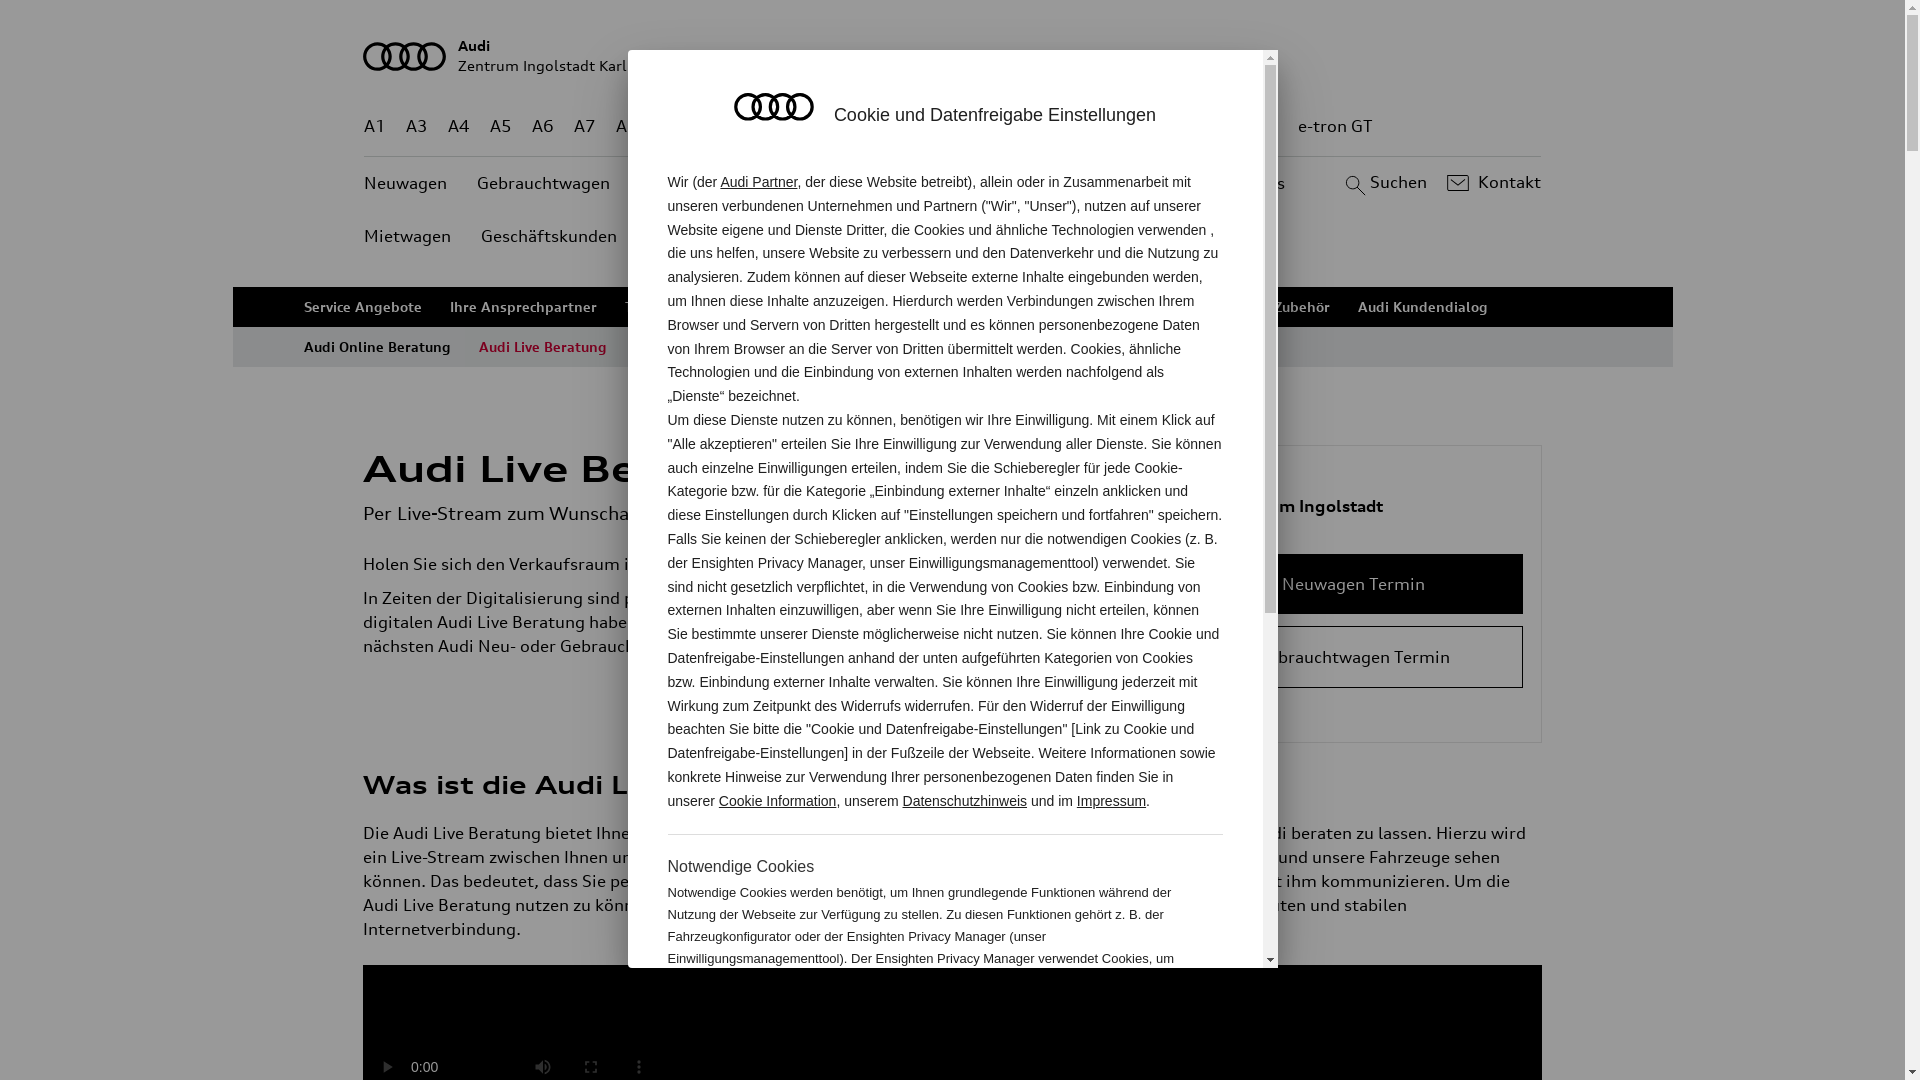 The image size is (1920, 1080). I want to click on 'A6', so click(532, 126).